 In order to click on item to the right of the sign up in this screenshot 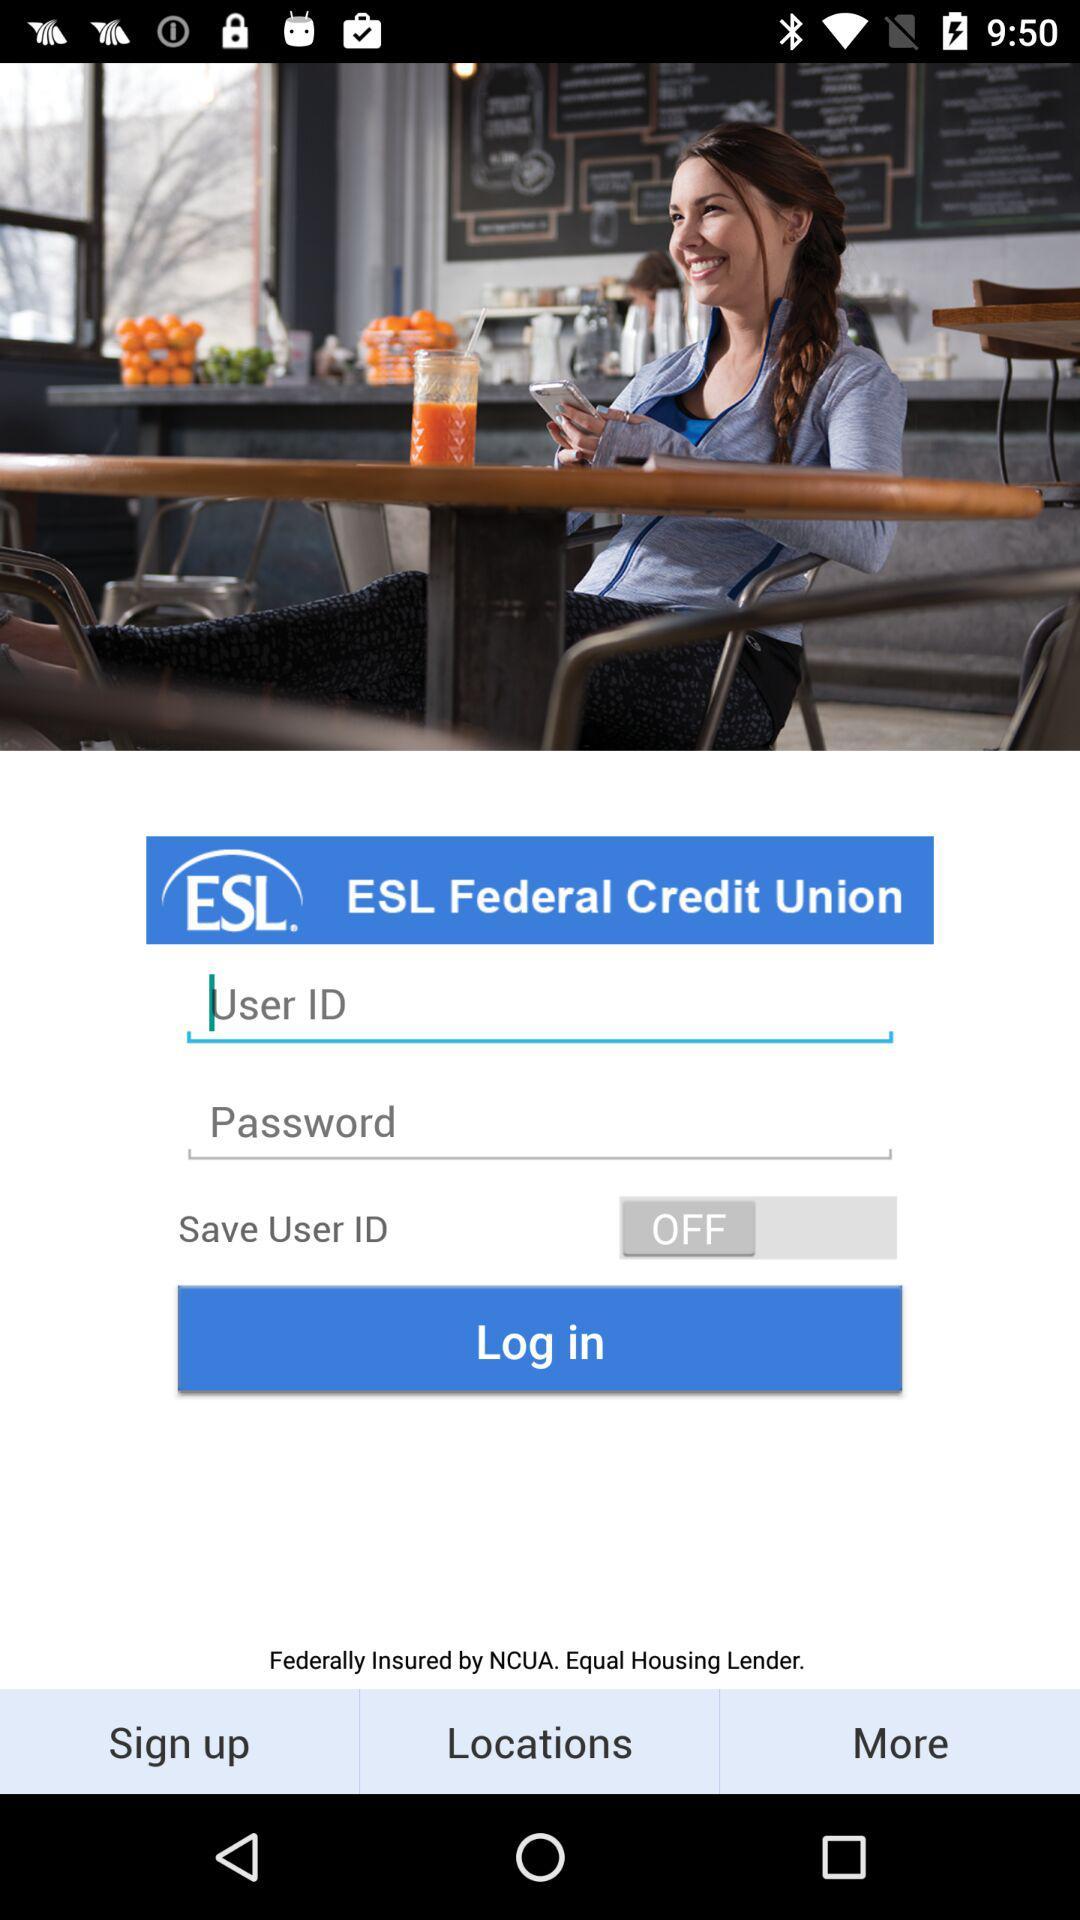, I will do `click(538, 1740)`.